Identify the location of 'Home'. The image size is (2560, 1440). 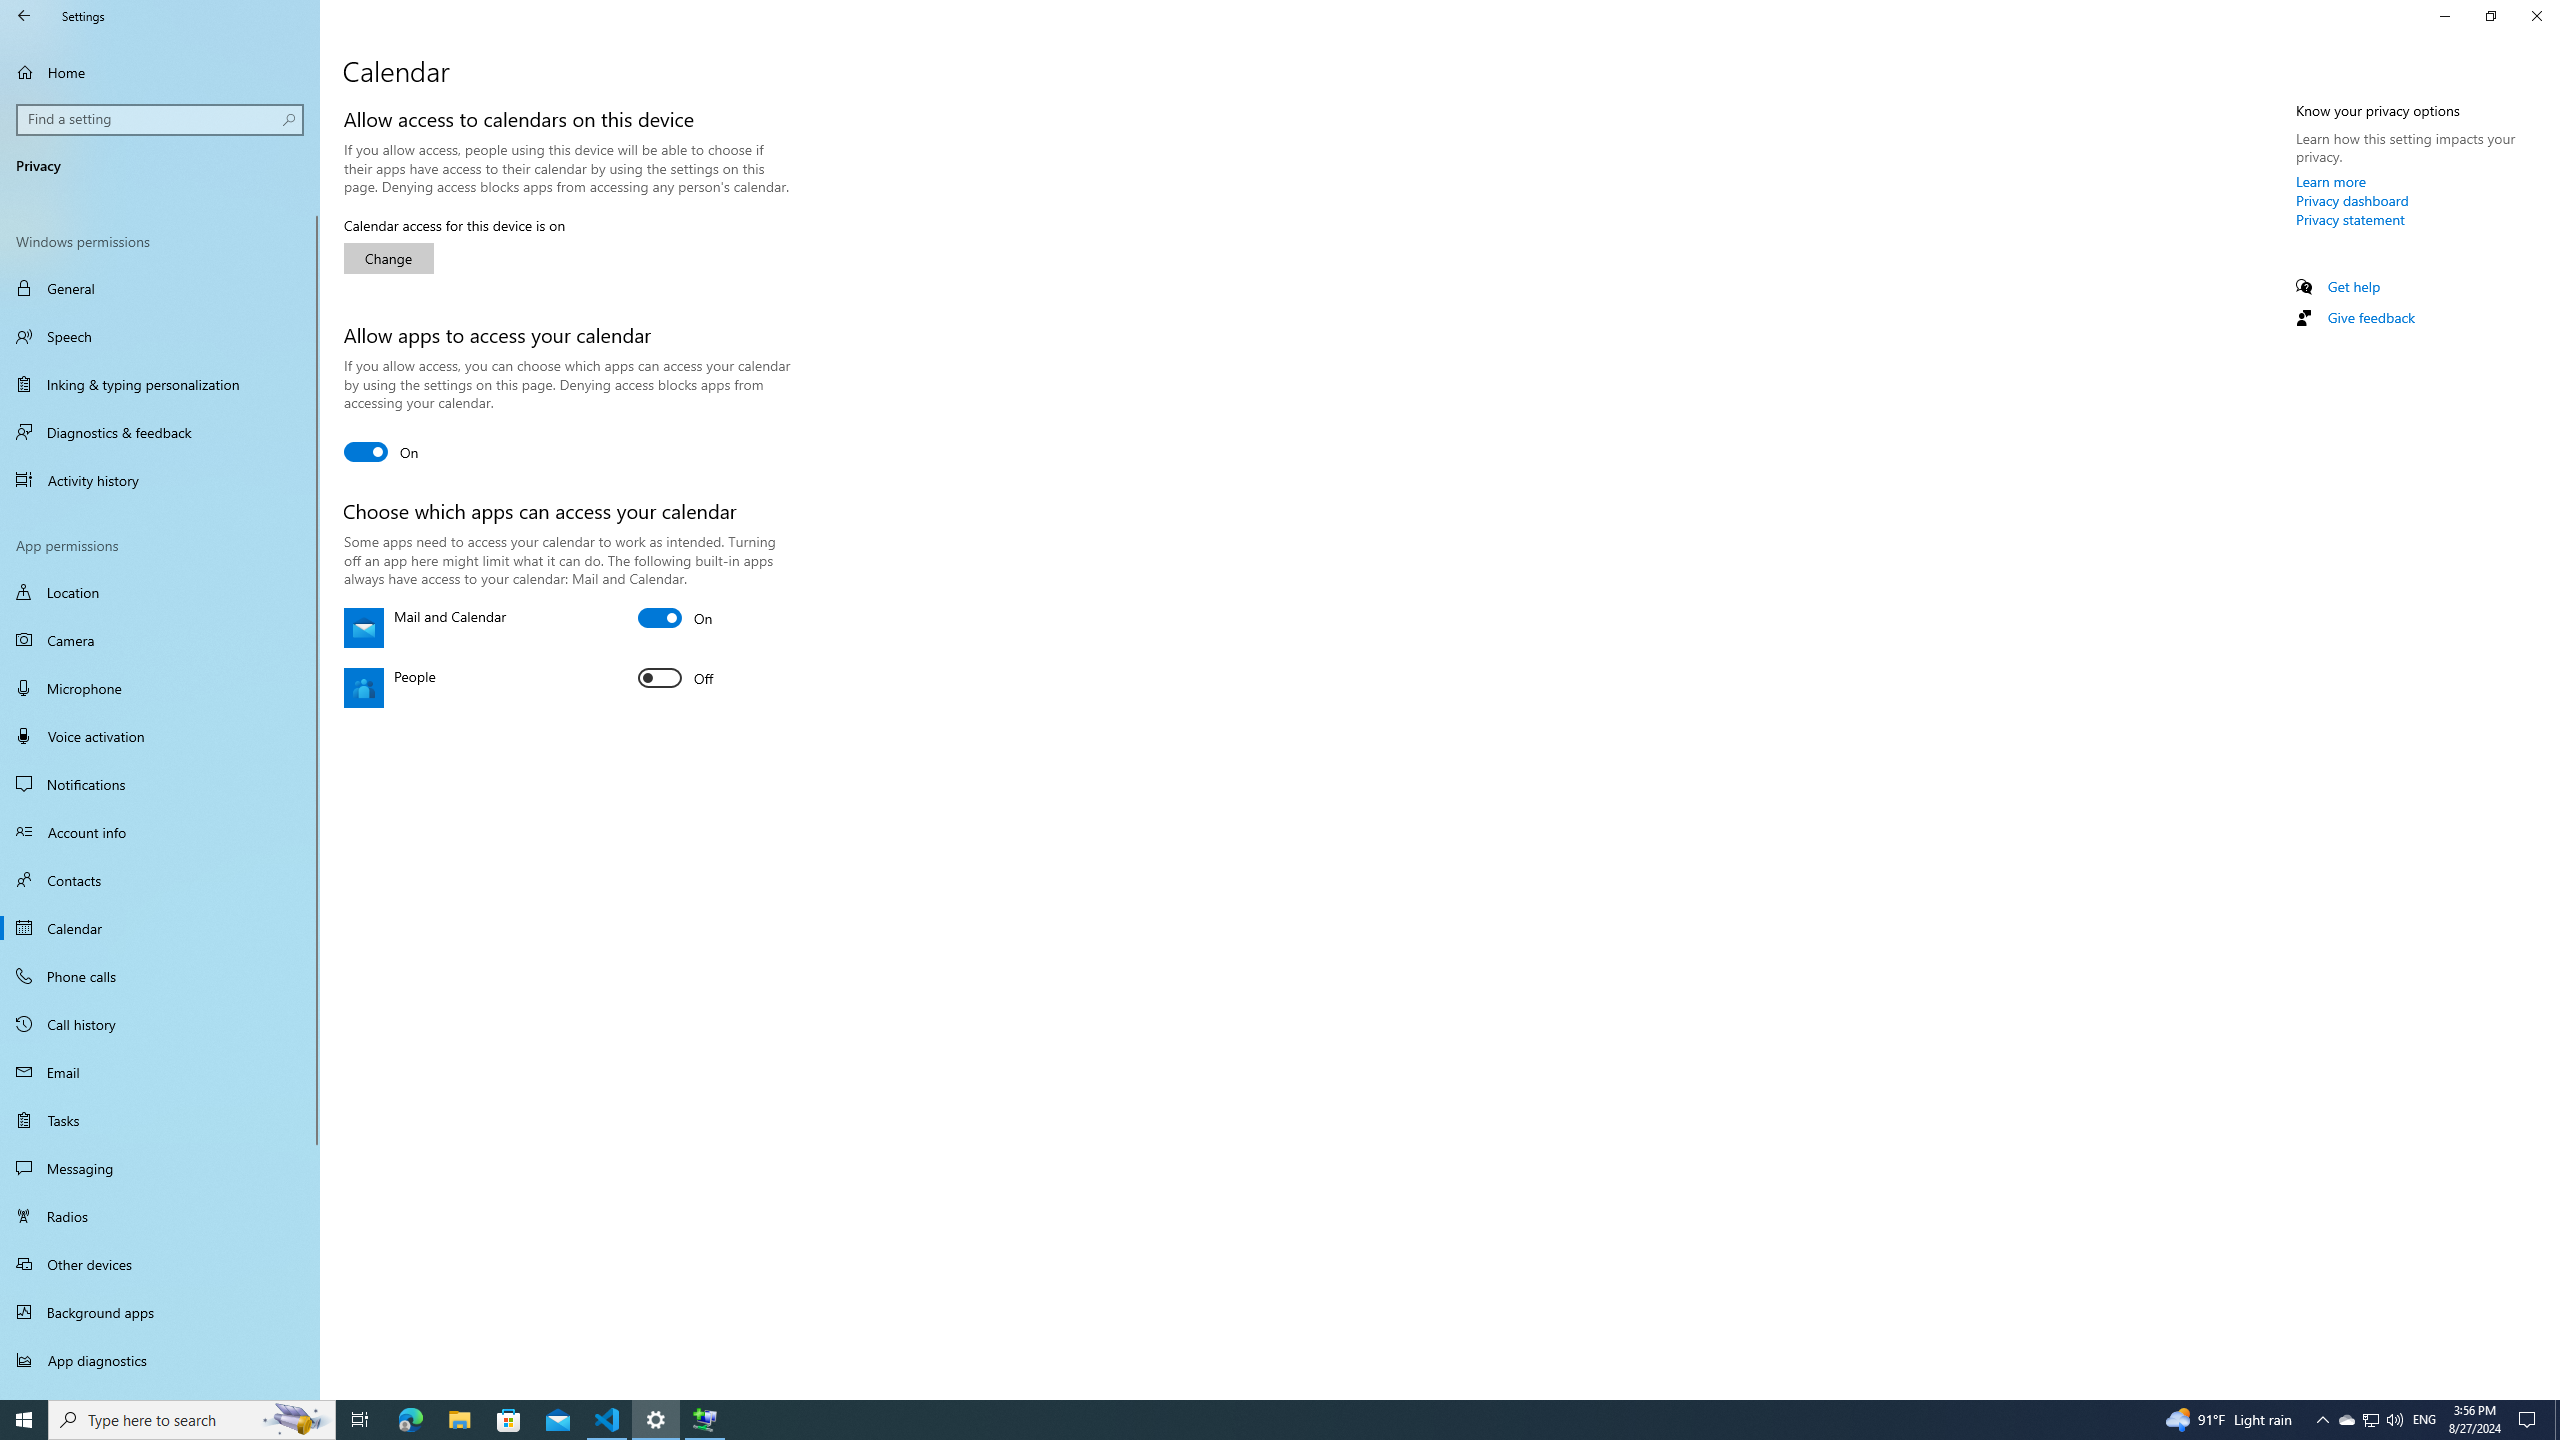
(159, 72).